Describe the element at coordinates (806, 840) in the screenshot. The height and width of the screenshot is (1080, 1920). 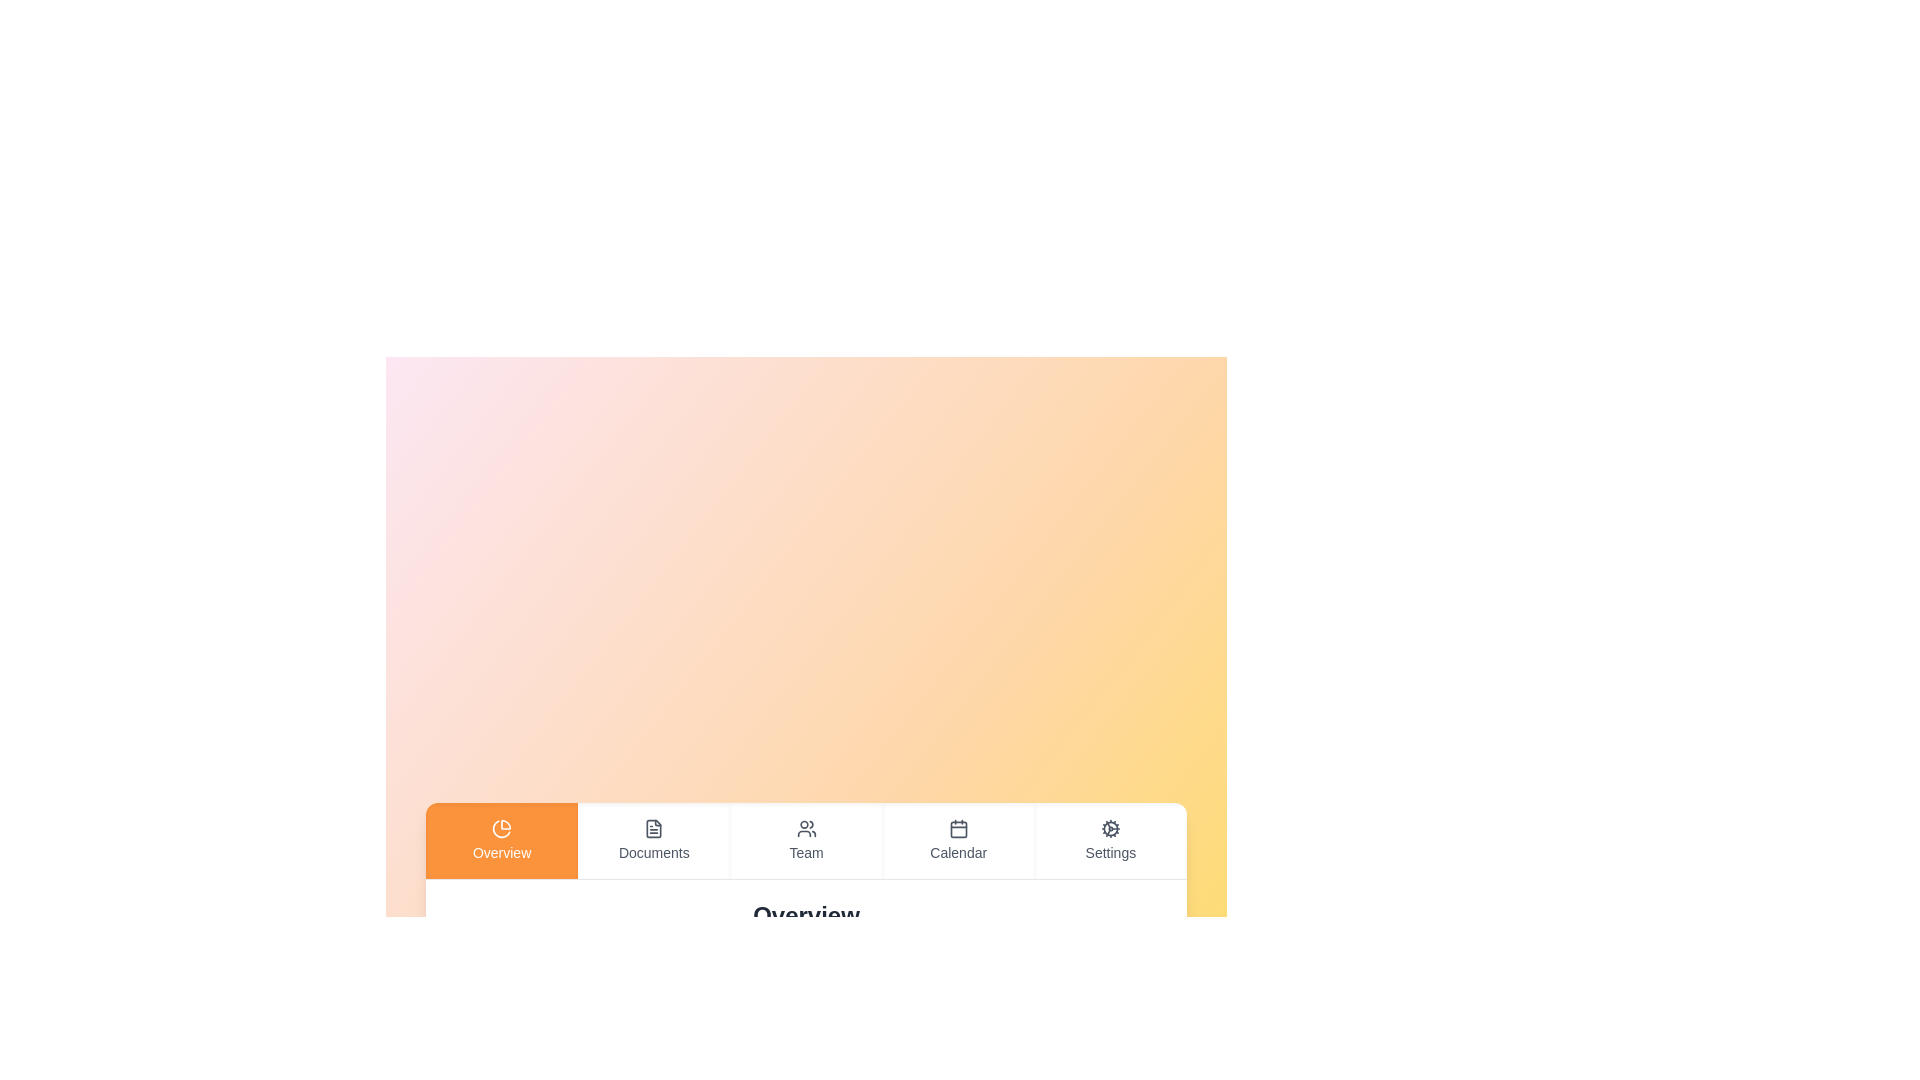
I see `the 'Team' tab in the navigation bar` at that location.